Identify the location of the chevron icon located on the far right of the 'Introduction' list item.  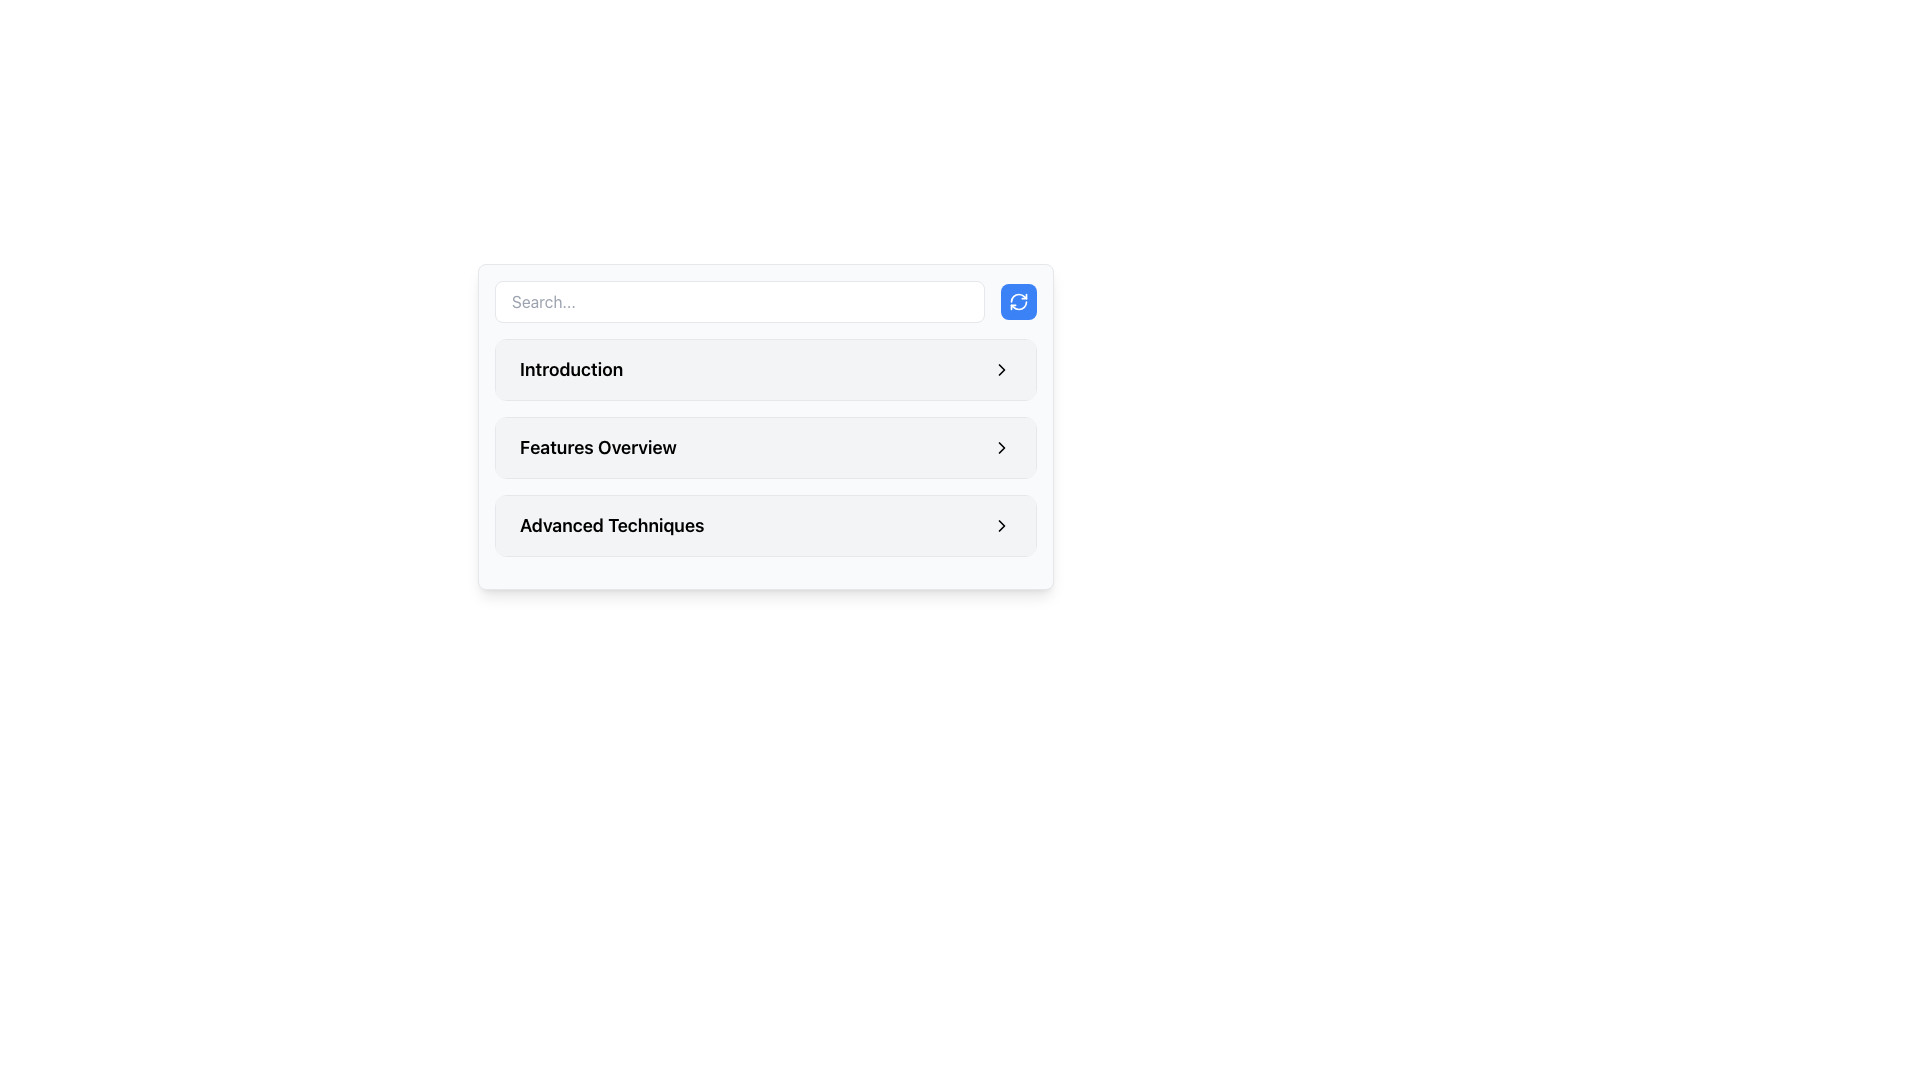
(1002, 370).